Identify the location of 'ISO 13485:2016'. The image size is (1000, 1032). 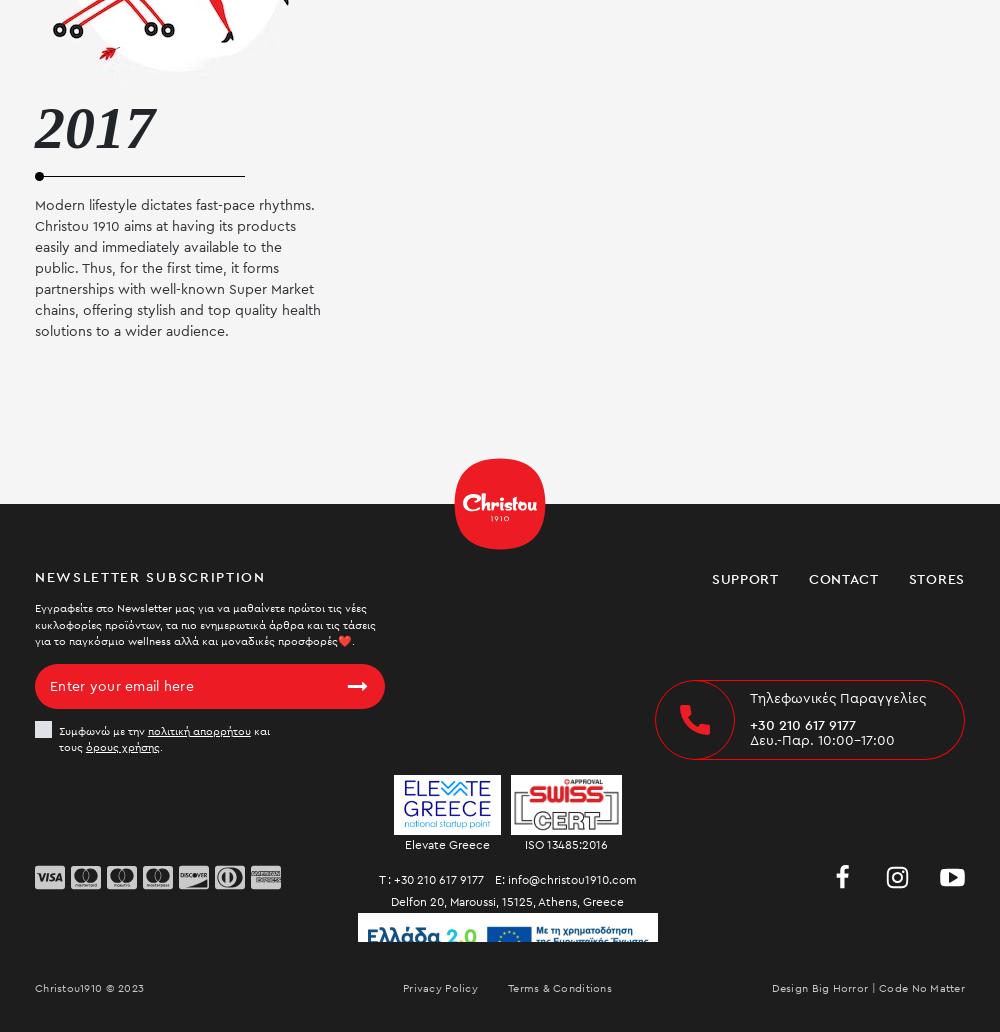
(564, 843).